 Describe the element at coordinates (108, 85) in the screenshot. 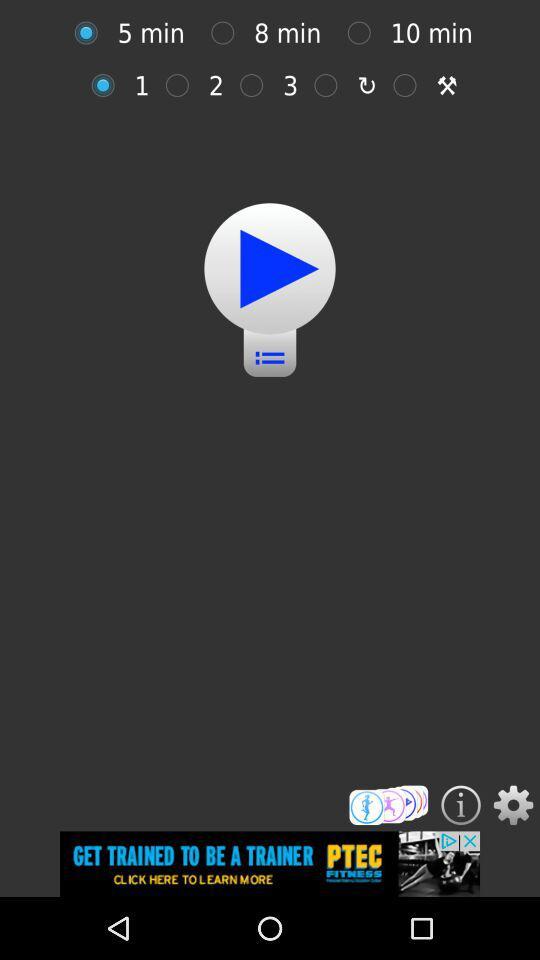

I see `one` at that location.